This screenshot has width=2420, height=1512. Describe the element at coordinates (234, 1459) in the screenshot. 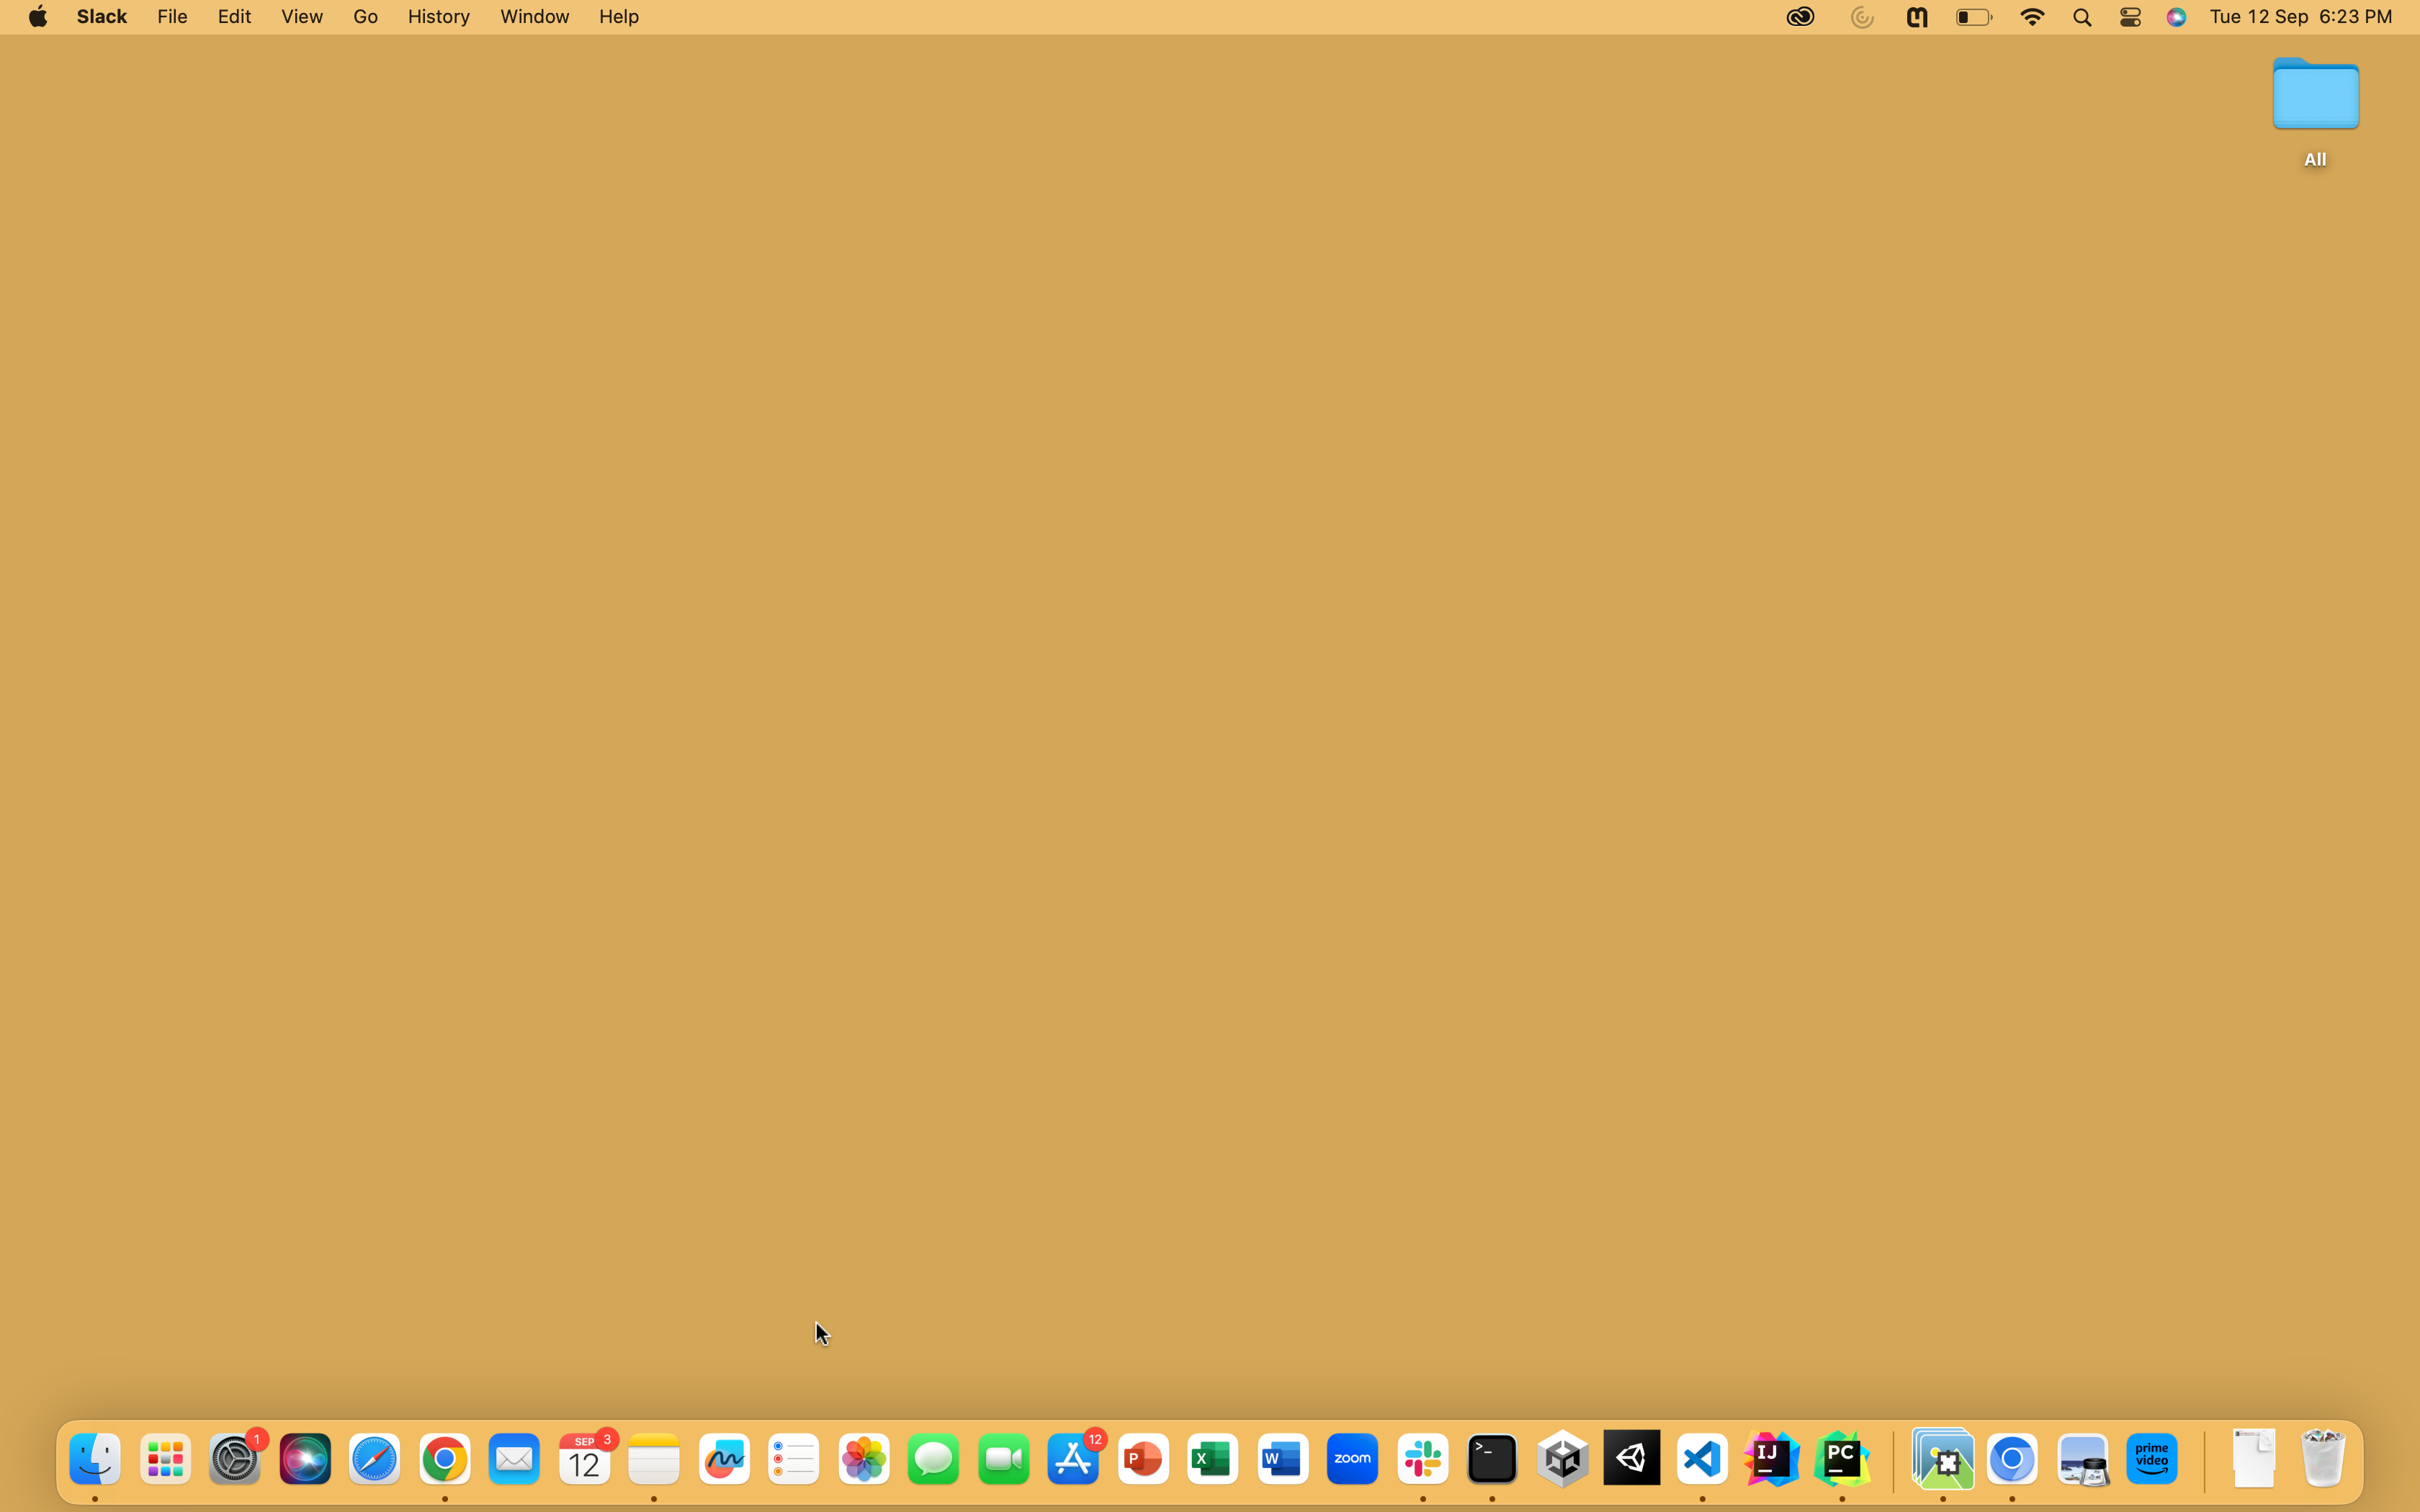

I see `the System Preferences symbol situated at the bottom` at that location.